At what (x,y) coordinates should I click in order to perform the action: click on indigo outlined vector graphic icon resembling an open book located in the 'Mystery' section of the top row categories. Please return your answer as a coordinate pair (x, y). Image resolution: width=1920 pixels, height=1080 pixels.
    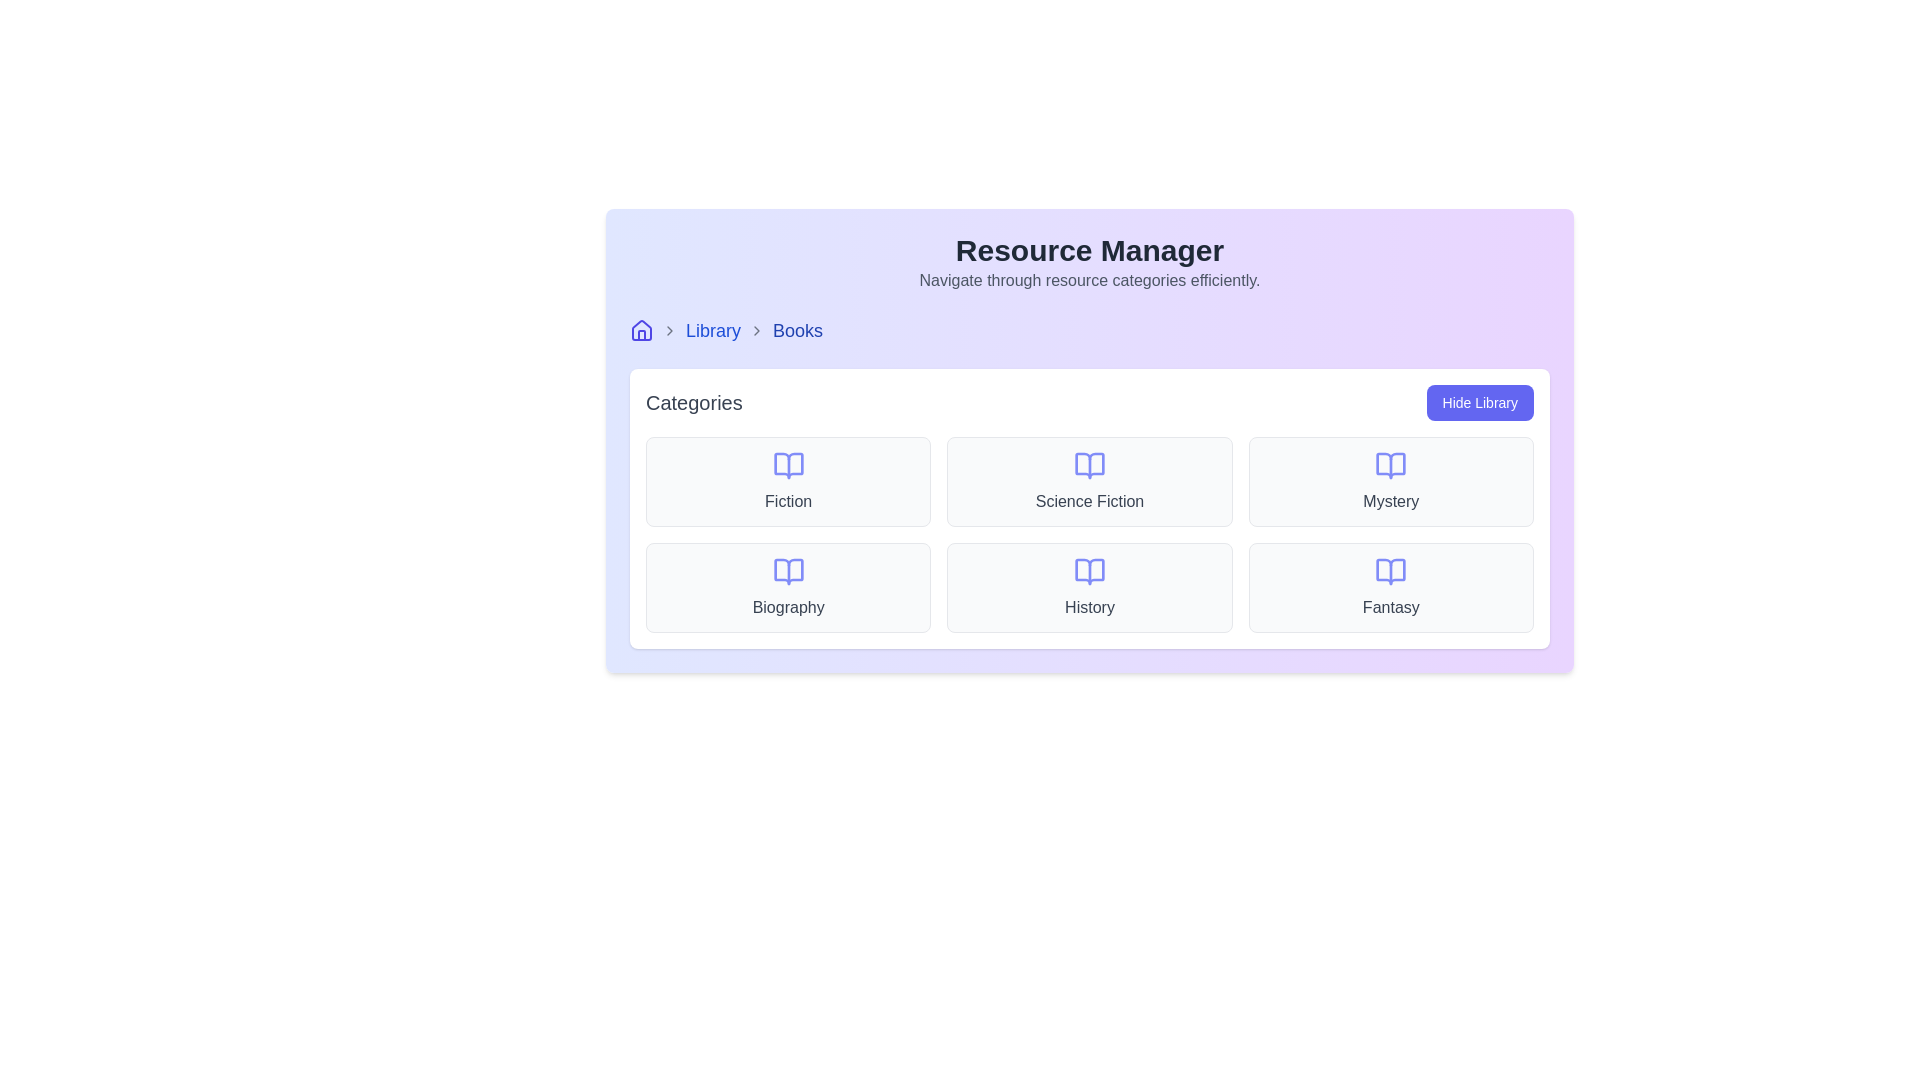
    Looking at the image, I should click on (1390, 466).